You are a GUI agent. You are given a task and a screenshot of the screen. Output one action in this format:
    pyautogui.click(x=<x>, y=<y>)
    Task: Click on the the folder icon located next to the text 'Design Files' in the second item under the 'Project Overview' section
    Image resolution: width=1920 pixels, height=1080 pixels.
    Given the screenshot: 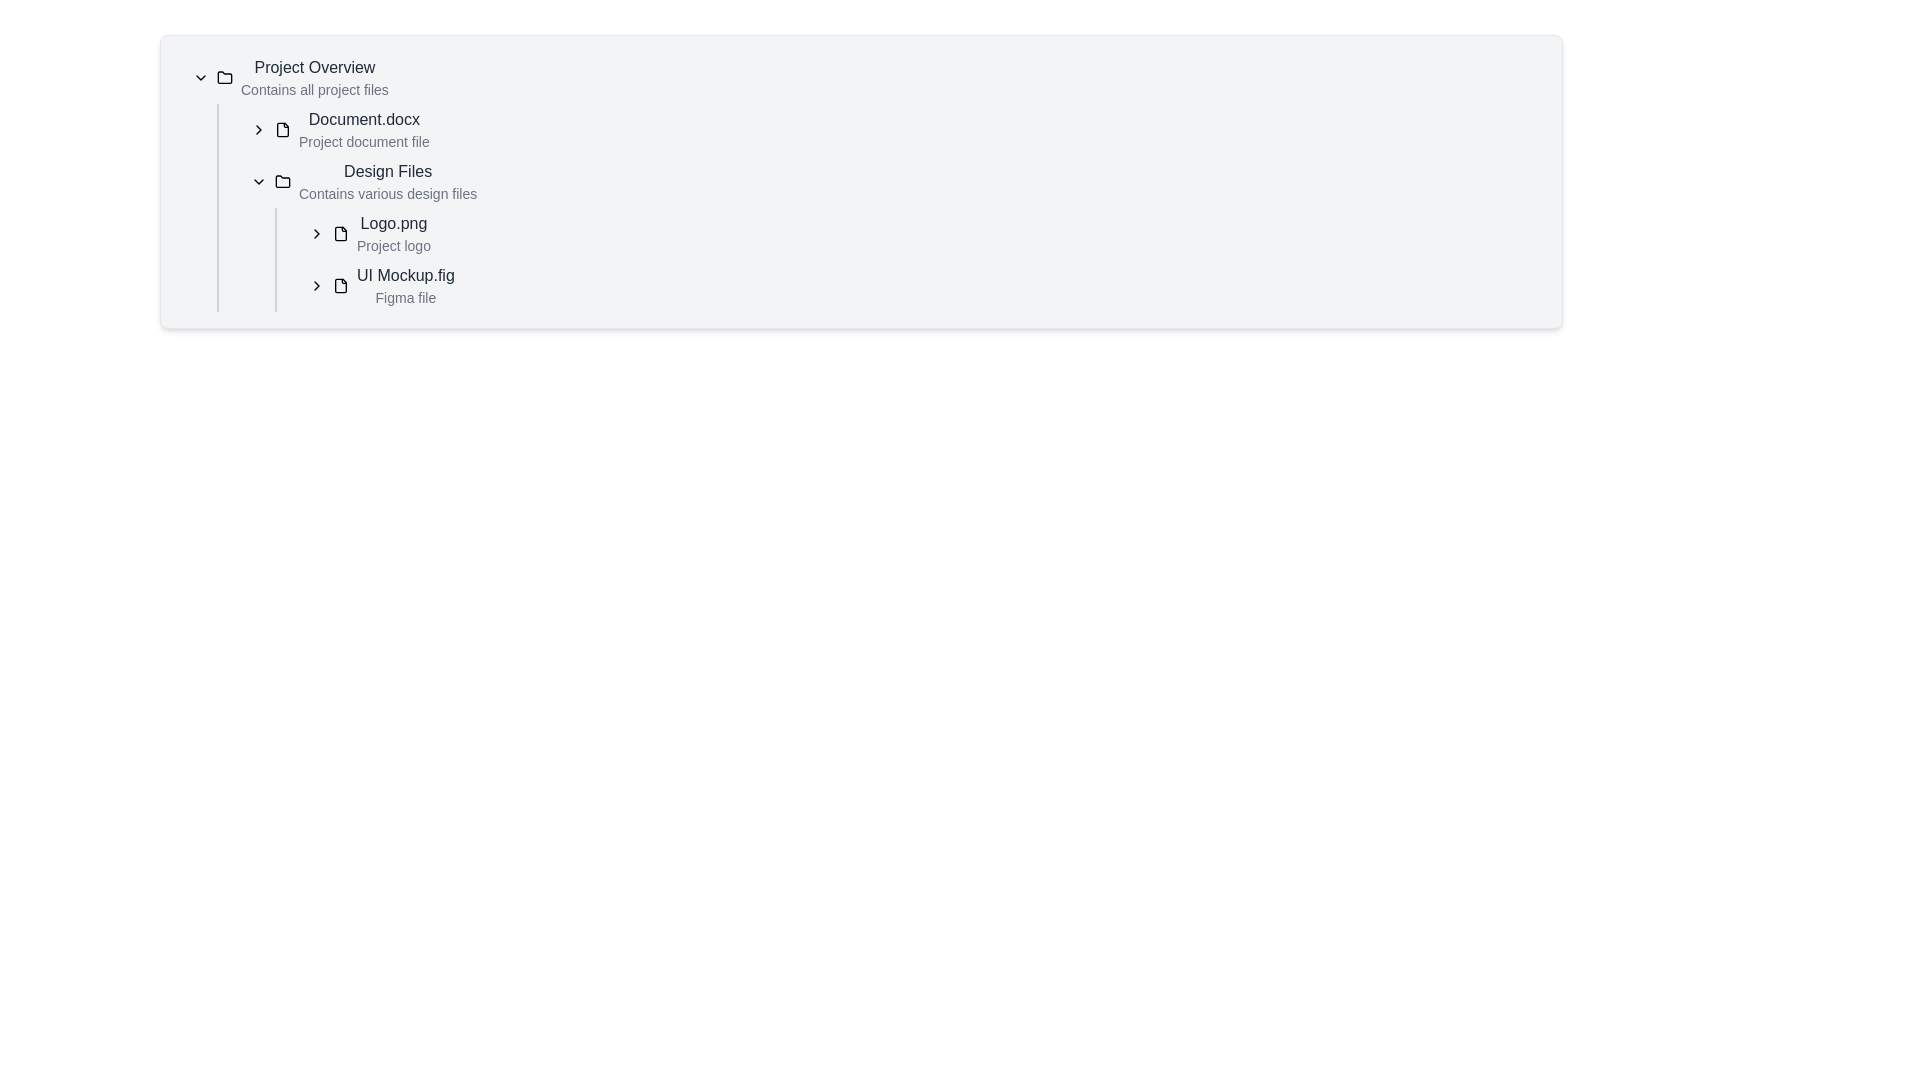 What is the action you would take?
    pyautogui.click(x=282, y=181)
    